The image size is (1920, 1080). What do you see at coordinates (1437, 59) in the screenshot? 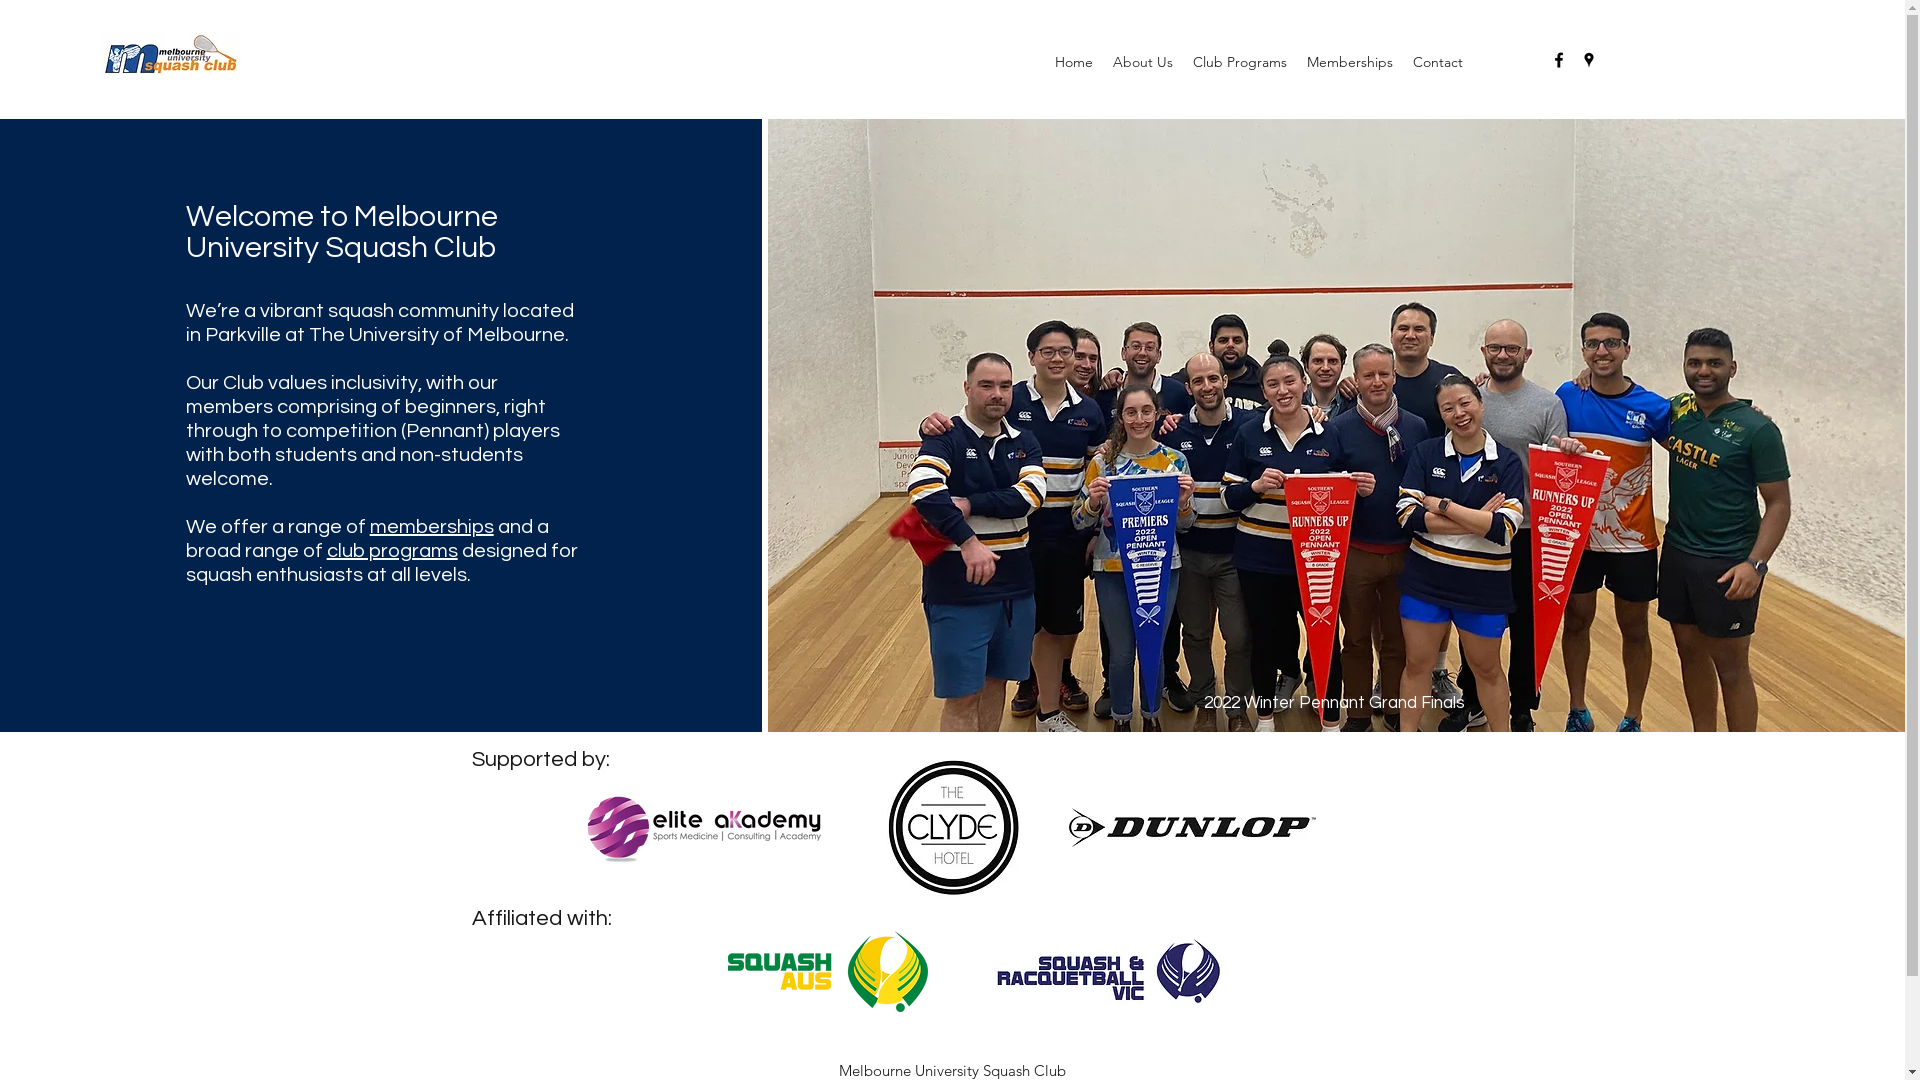
I see `'Contact'` at bounding box center [1437, 59].